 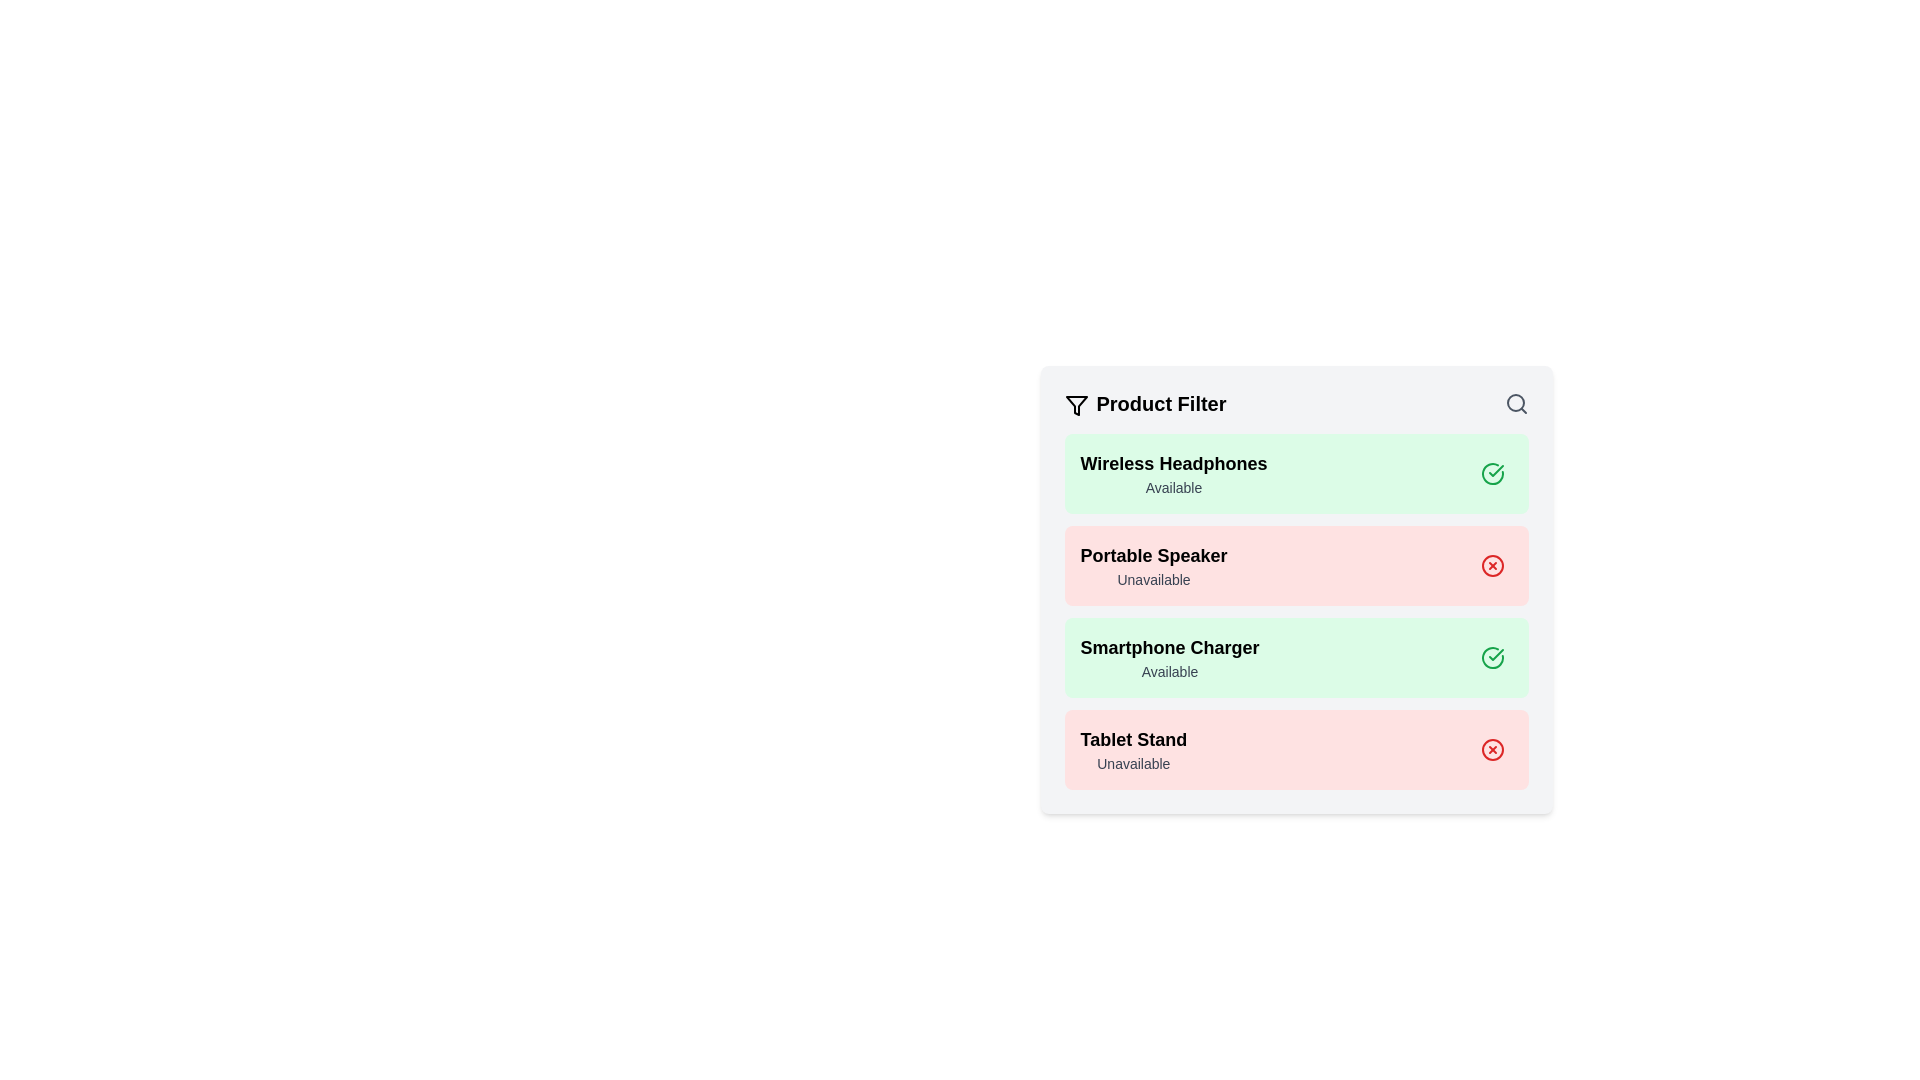 I want to click on the text label indicating 'Wireless Headphones', so click(x=1173, y=463).